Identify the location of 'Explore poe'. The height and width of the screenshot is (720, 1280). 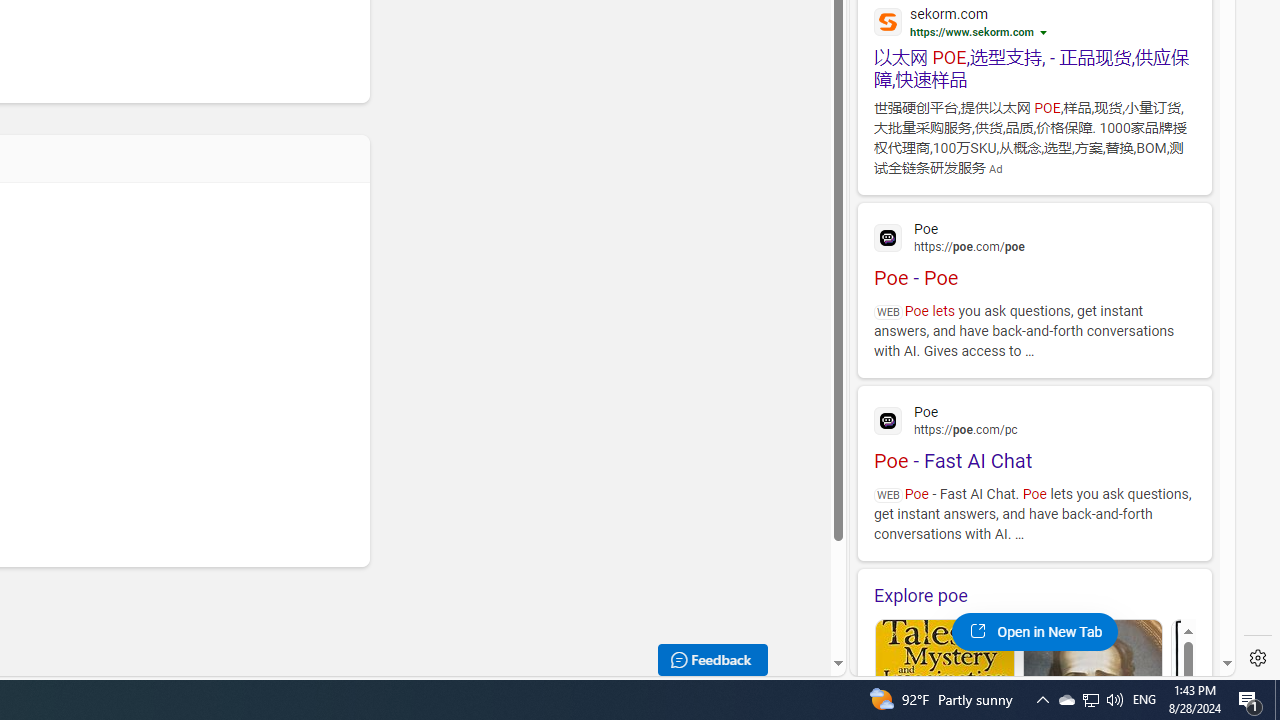
(1034, 594).